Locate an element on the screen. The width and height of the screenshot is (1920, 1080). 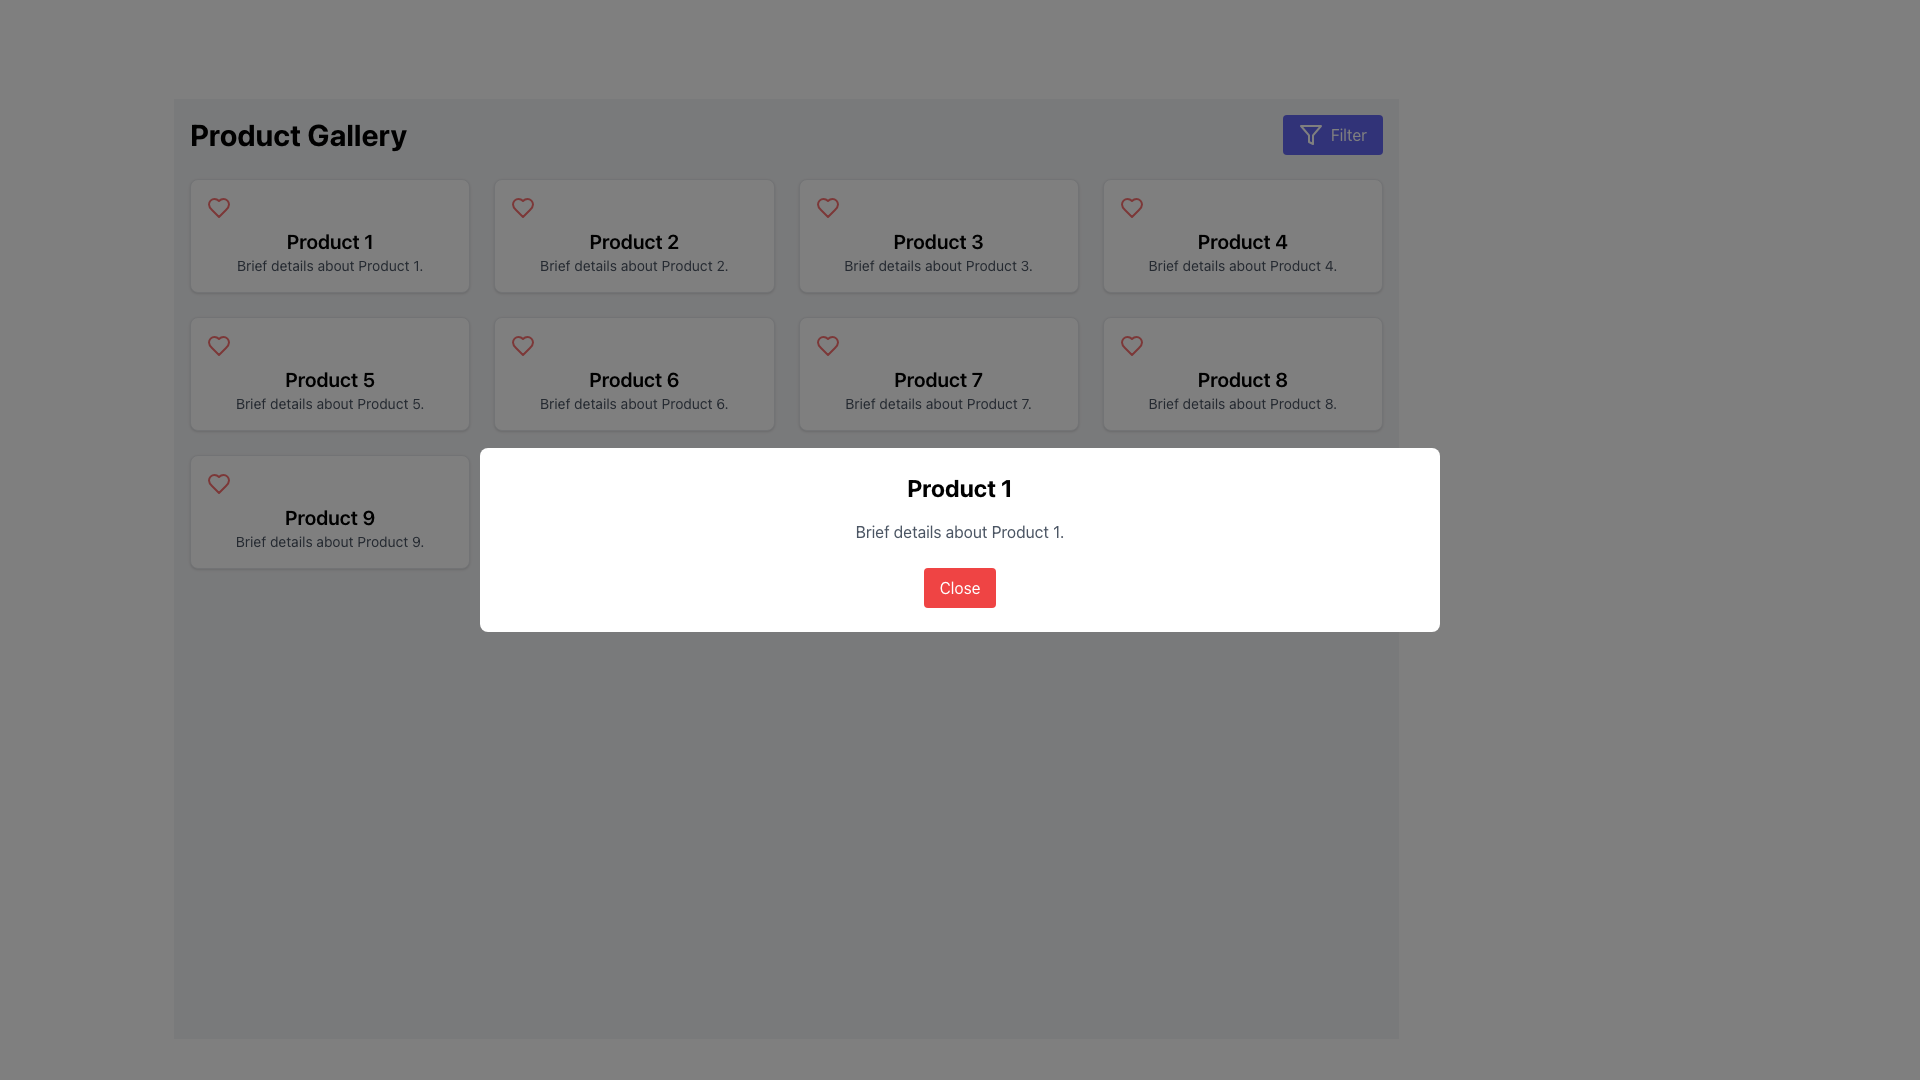
the bold text label displaying 'Product Gallery', which is a prominent header located at the top-left of the interface, above the product cards and to the left of the 'Filter' button is located at coordinates (297, 135).